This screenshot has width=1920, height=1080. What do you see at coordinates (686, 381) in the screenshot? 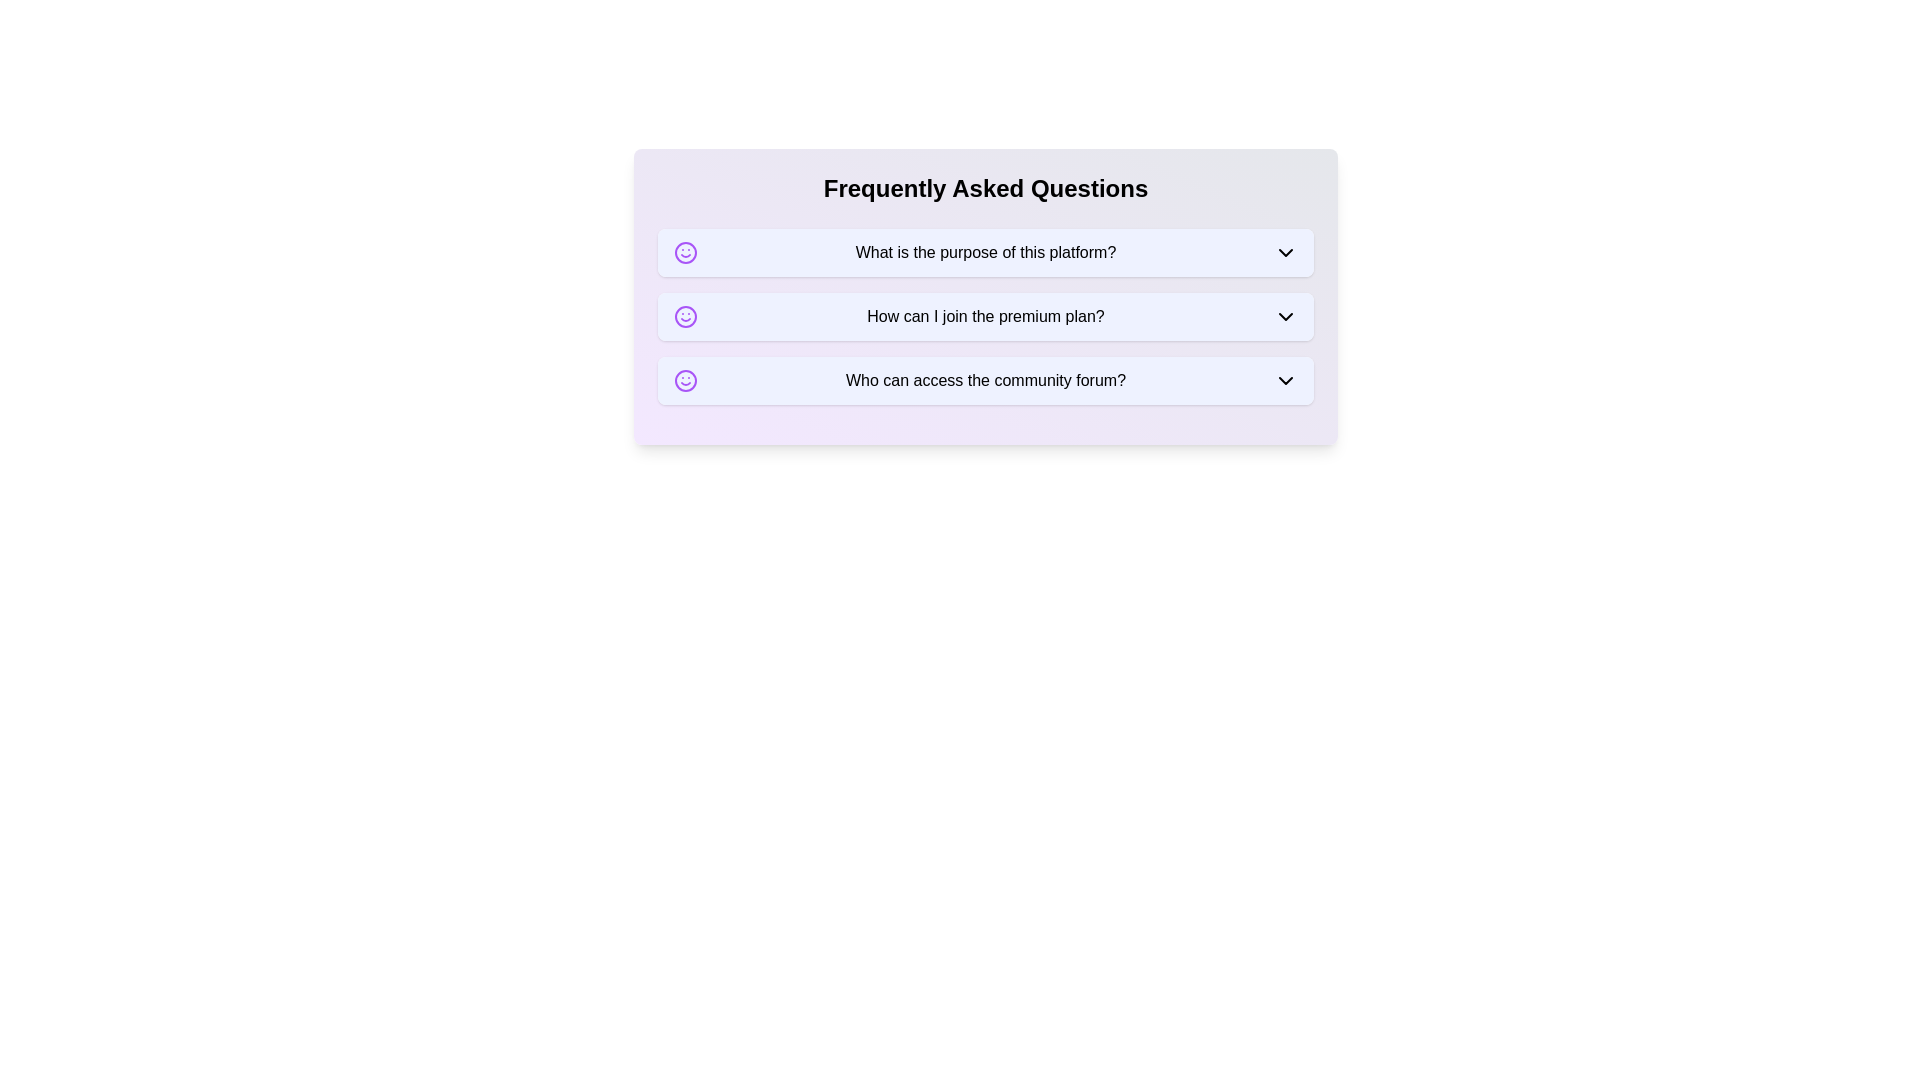
I see `the decorative icon or glyph located to the left of the text in the FAQ item labeled 'Who can access the community forum?'` at bounding box center [686, 381].